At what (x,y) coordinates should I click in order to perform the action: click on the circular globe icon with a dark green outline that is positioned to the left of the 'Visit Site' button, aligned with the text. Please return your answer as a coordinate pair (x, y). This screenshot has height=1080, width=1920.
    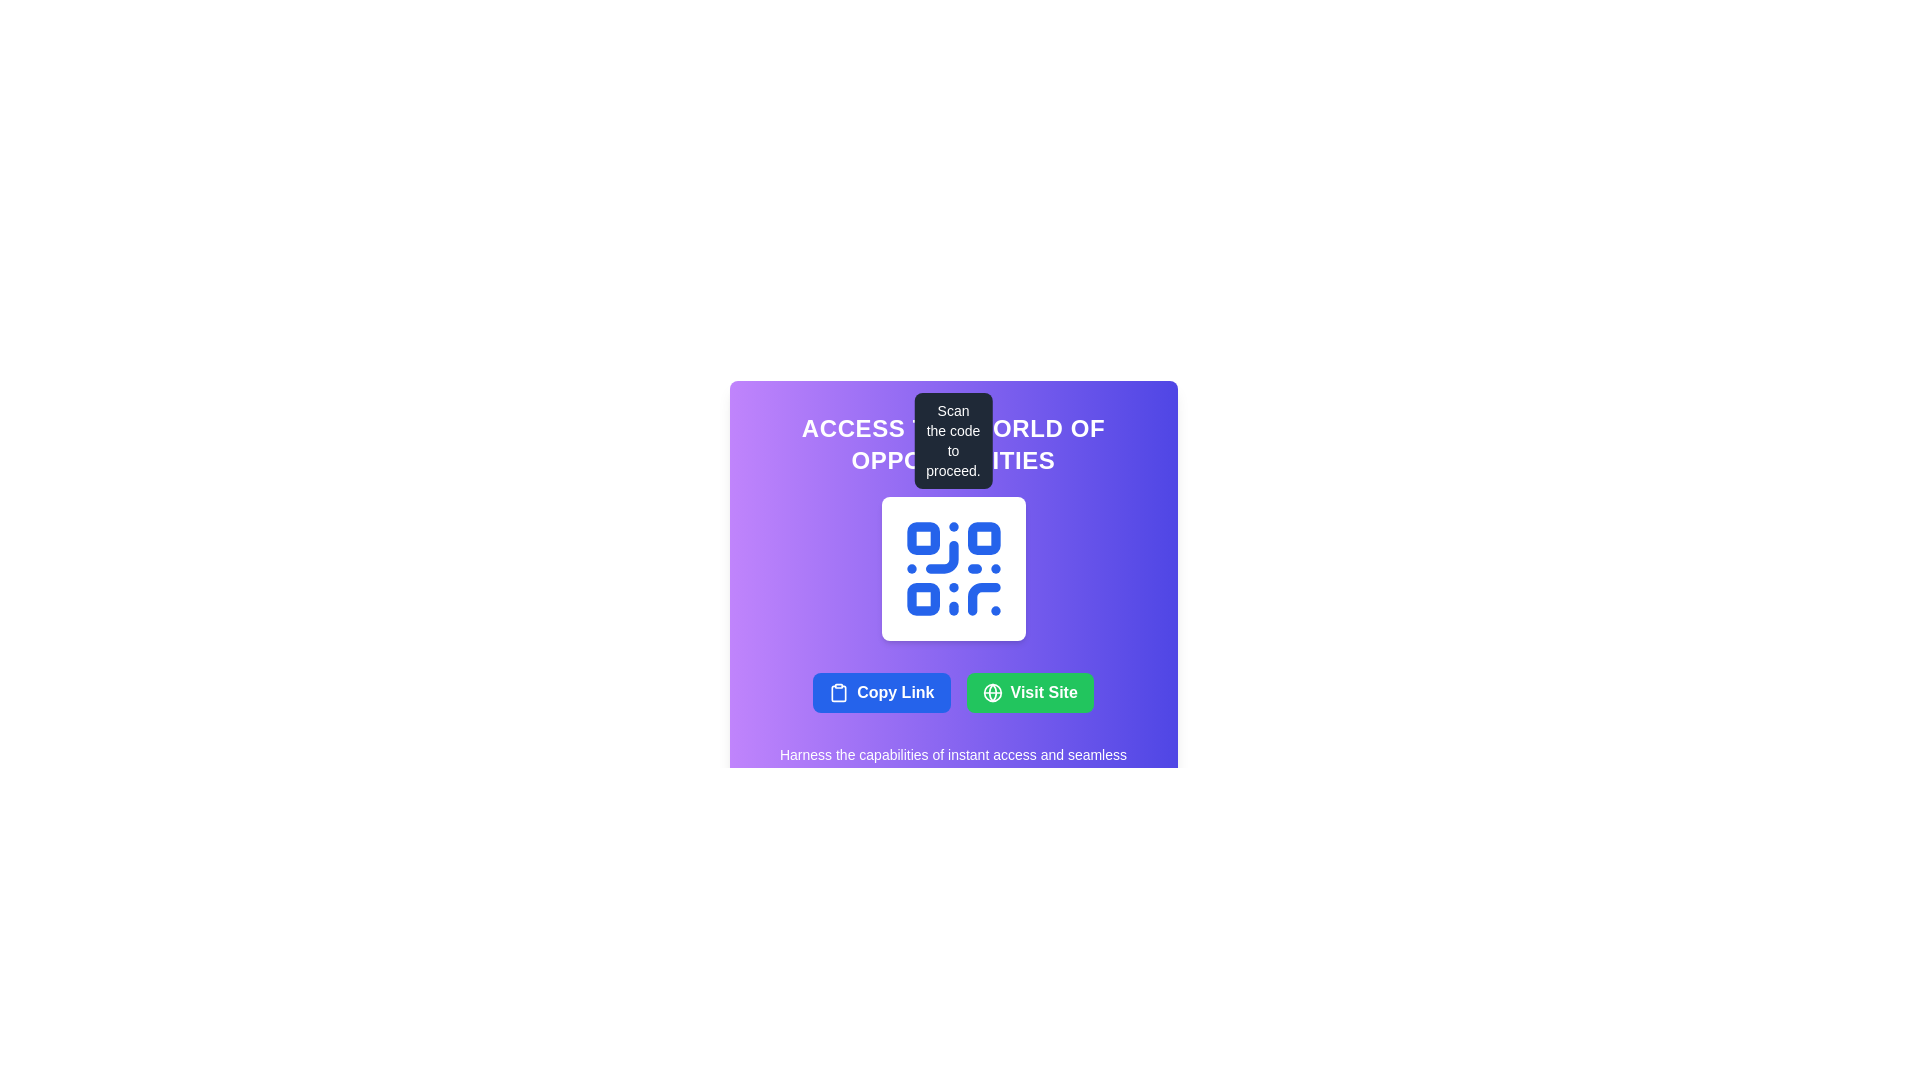
    Looking at the image, I should click on (992, 692).